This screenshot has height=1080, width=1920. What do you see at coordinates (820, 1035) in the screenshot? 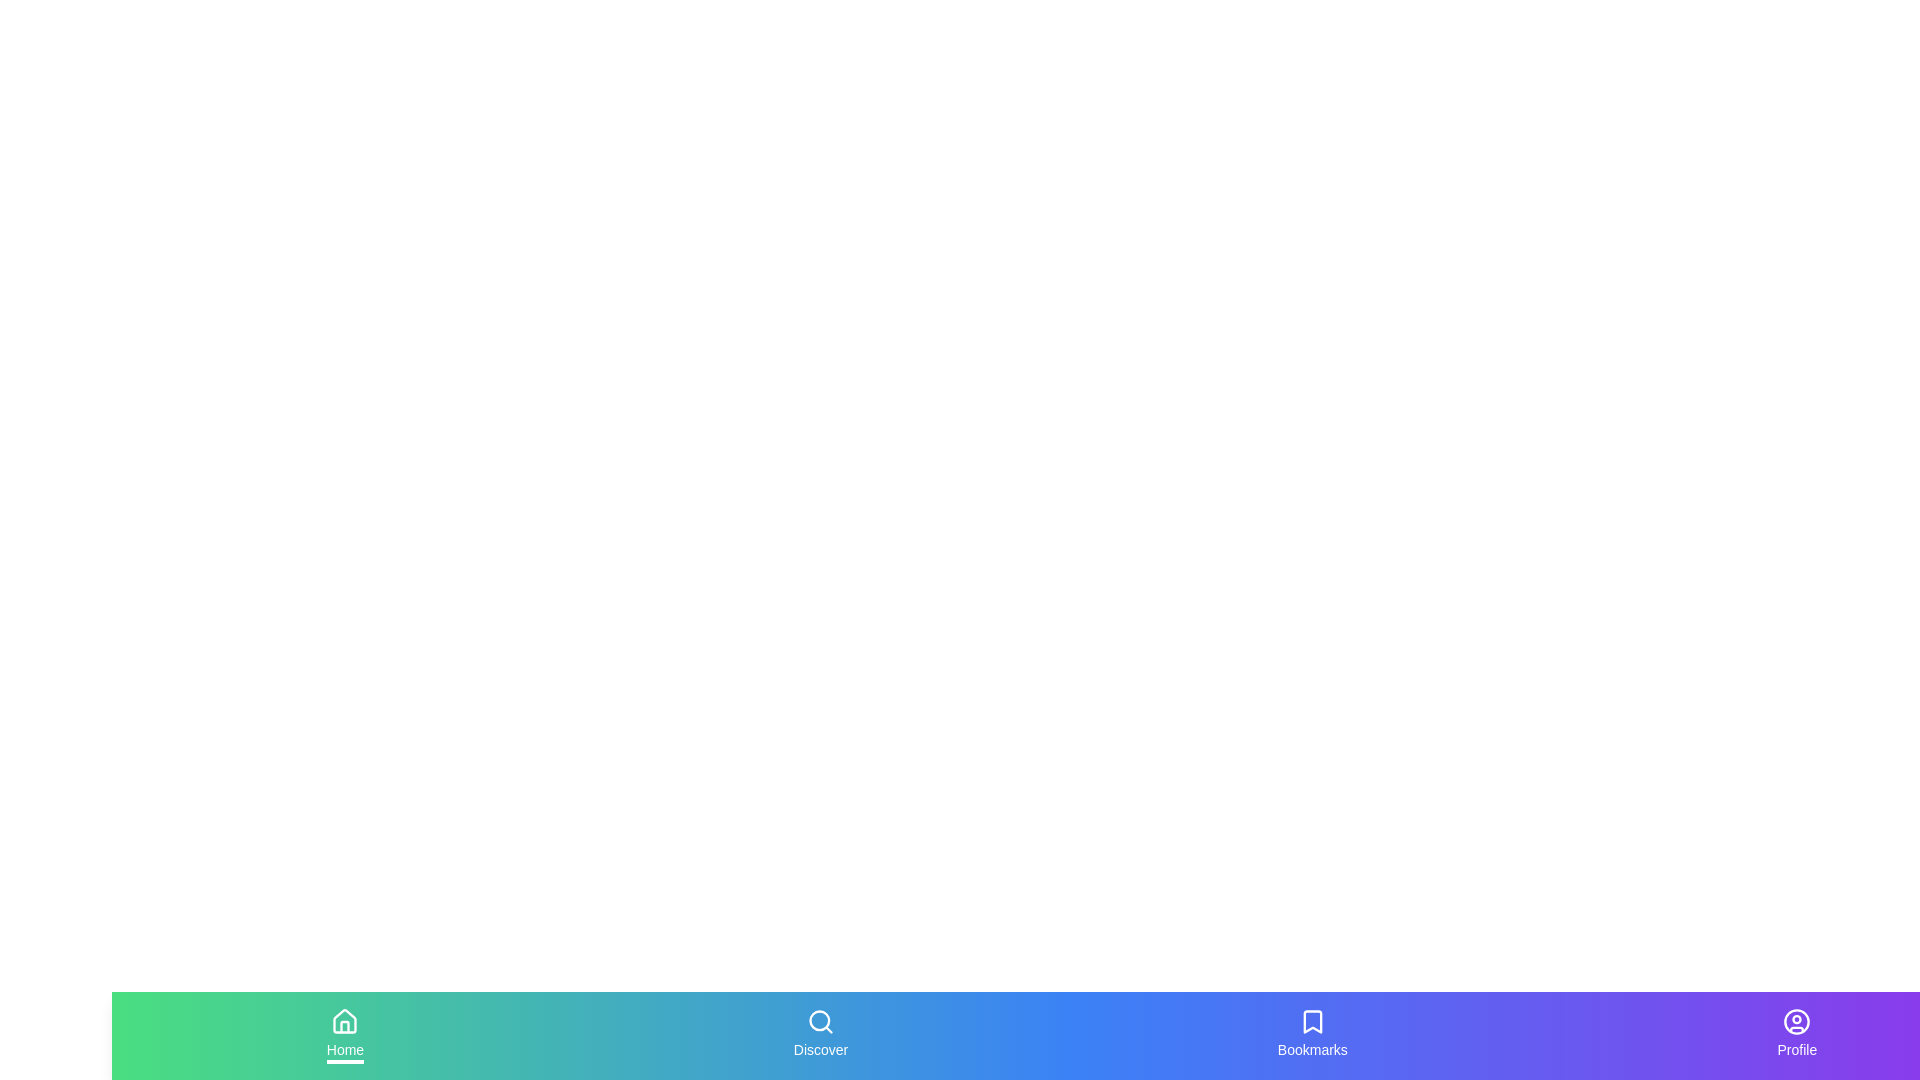
I see `the tab Discover in the bottom navigation bar` at bounding box center [820, 1035].